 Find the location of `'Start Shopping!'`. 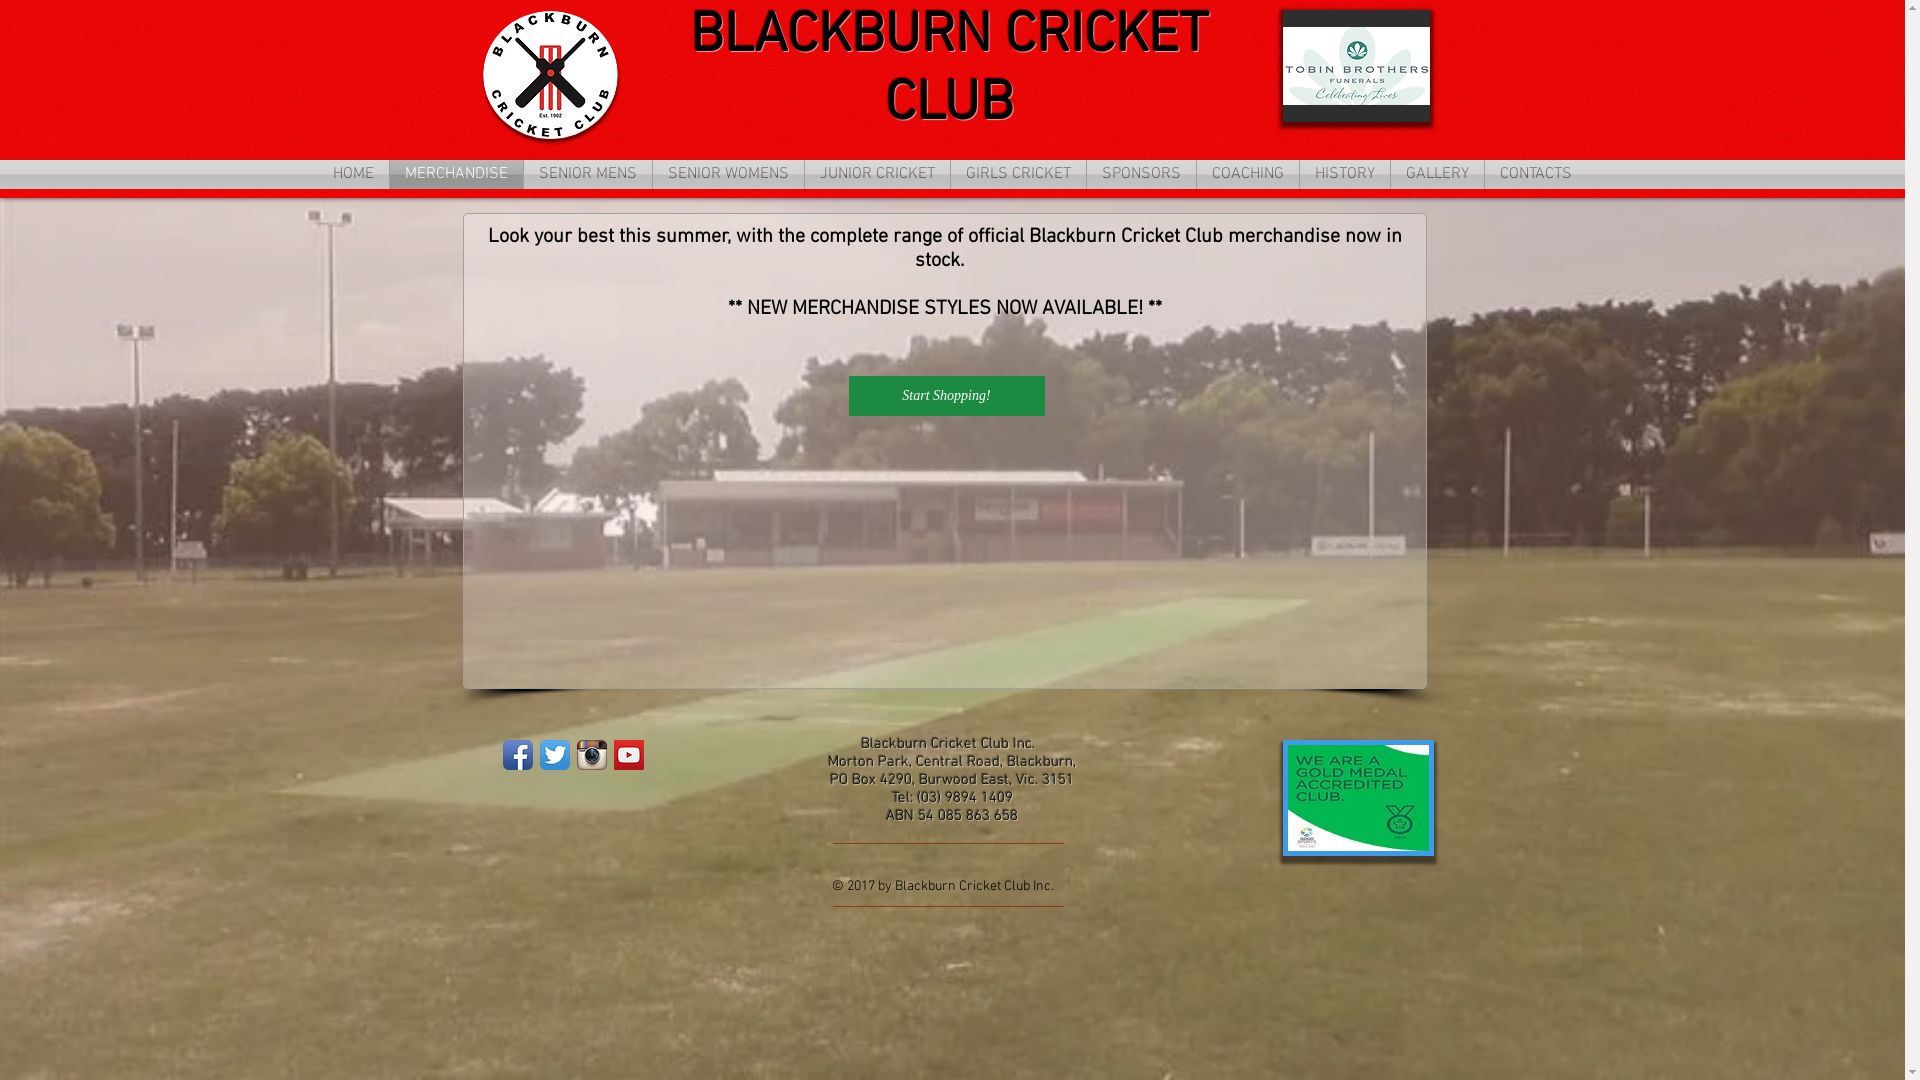

'Start Shopping!' is located at coordinates (944, 396).